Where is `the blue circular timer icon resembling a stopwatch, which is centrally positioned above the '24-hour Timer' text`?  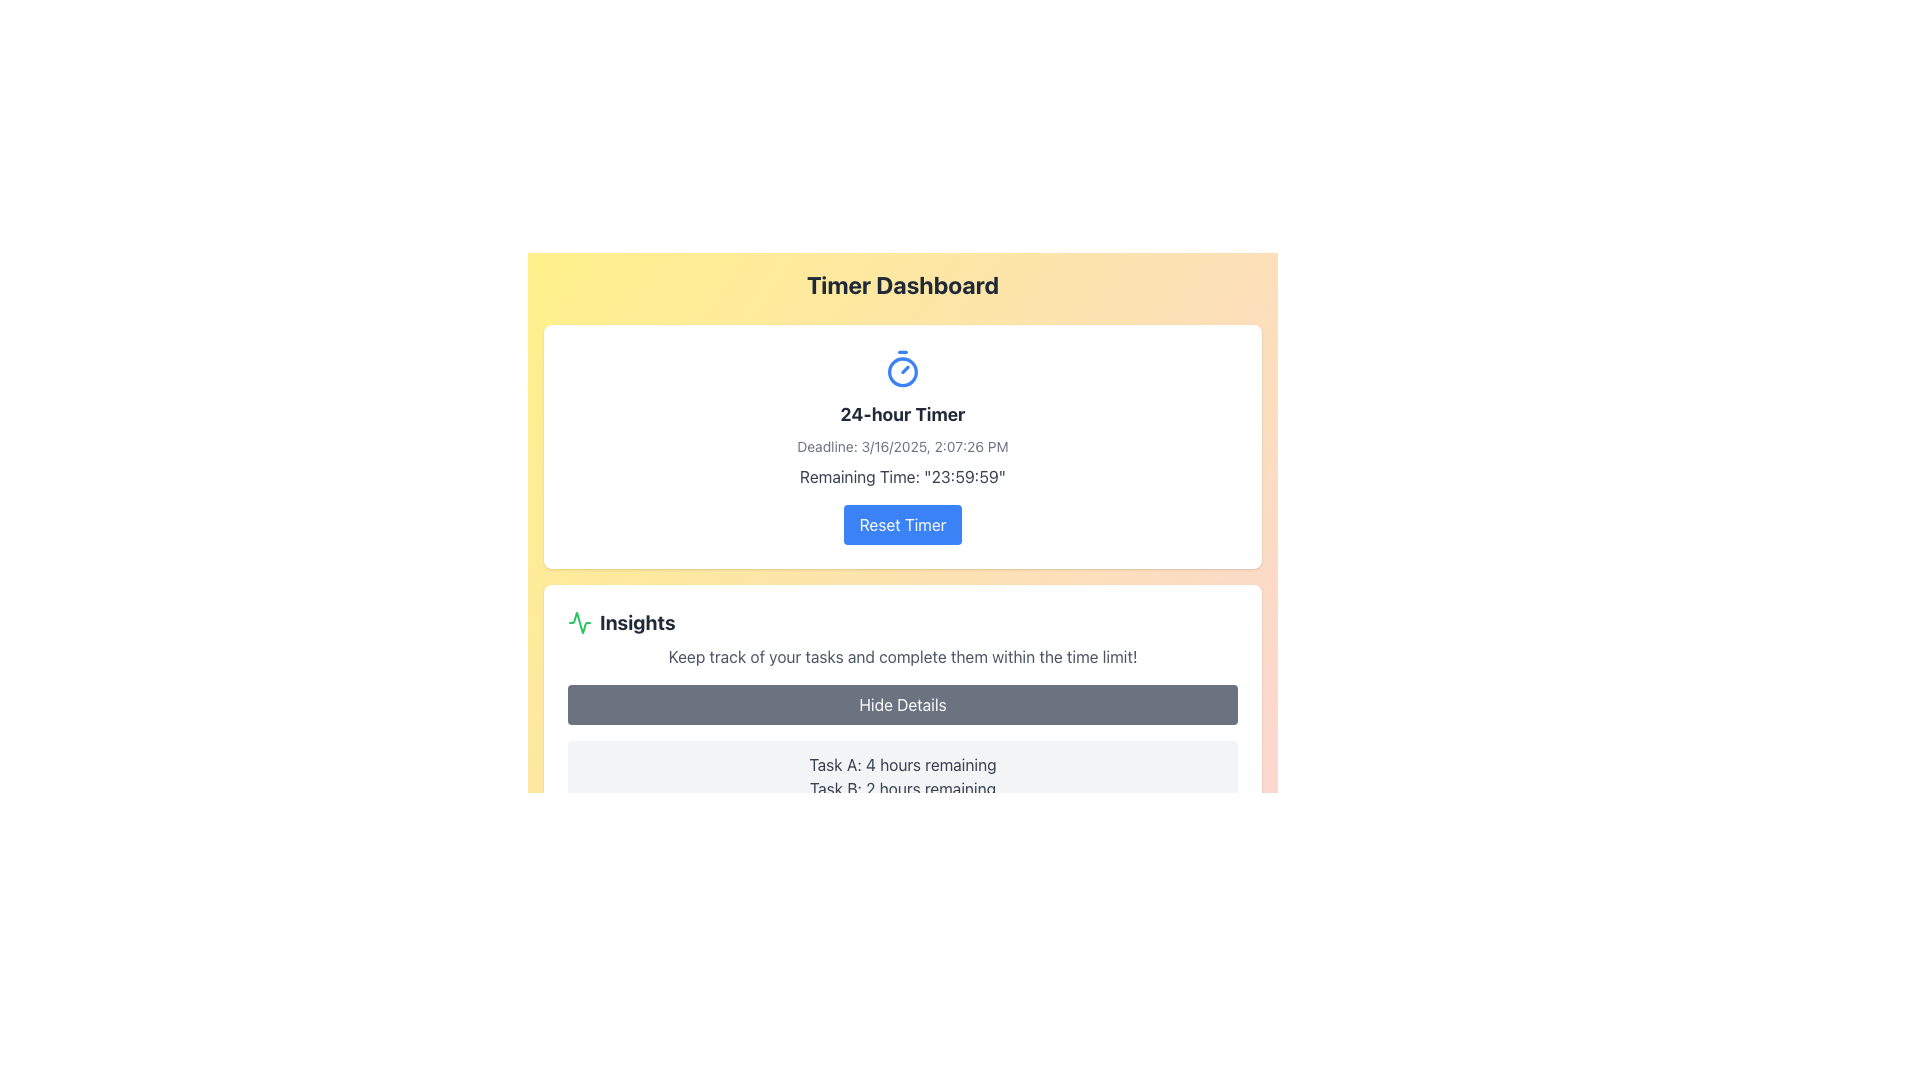 the blue circular timer icon resembling a stopwatch, which is centrally positioned above the '24-hour Timer' text is located at coordinates (901, 369).